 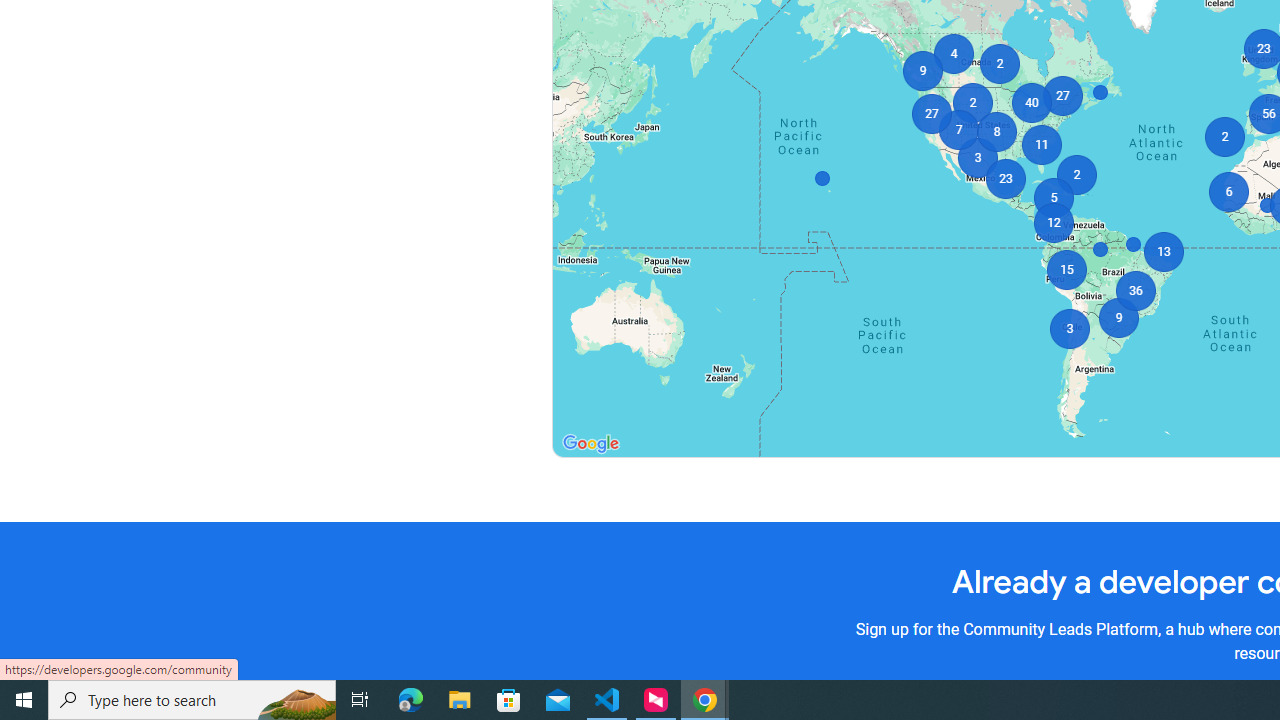 What do you see at coordinates (952, 53) in the screenshot?
I see `'4'` at bounding box center [952, 53].